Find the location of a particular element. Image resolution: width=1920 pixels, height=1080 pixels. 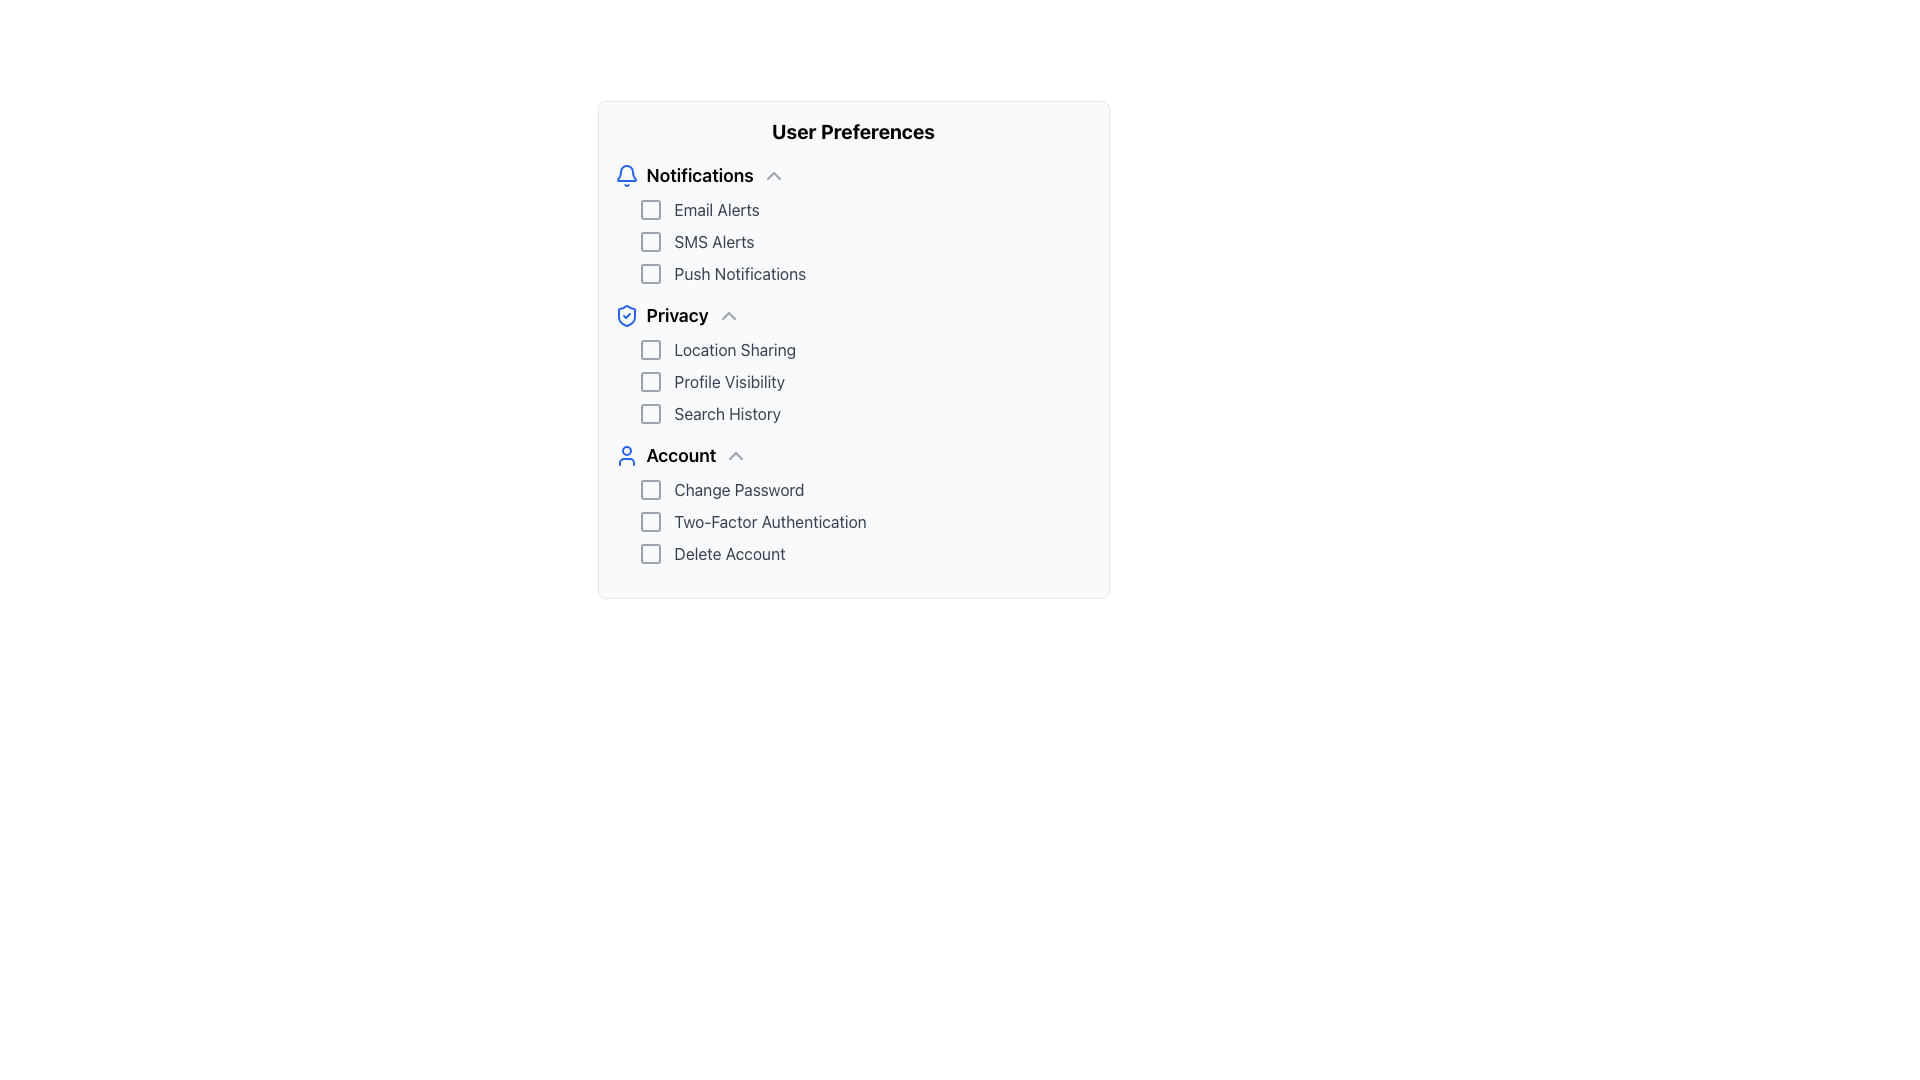

text of the 'Notifications' text label, which is bold and prominently displayed at the top of the User Preferences section, located between a bell icon and a chevron icon is located at coordinates (700, 175).